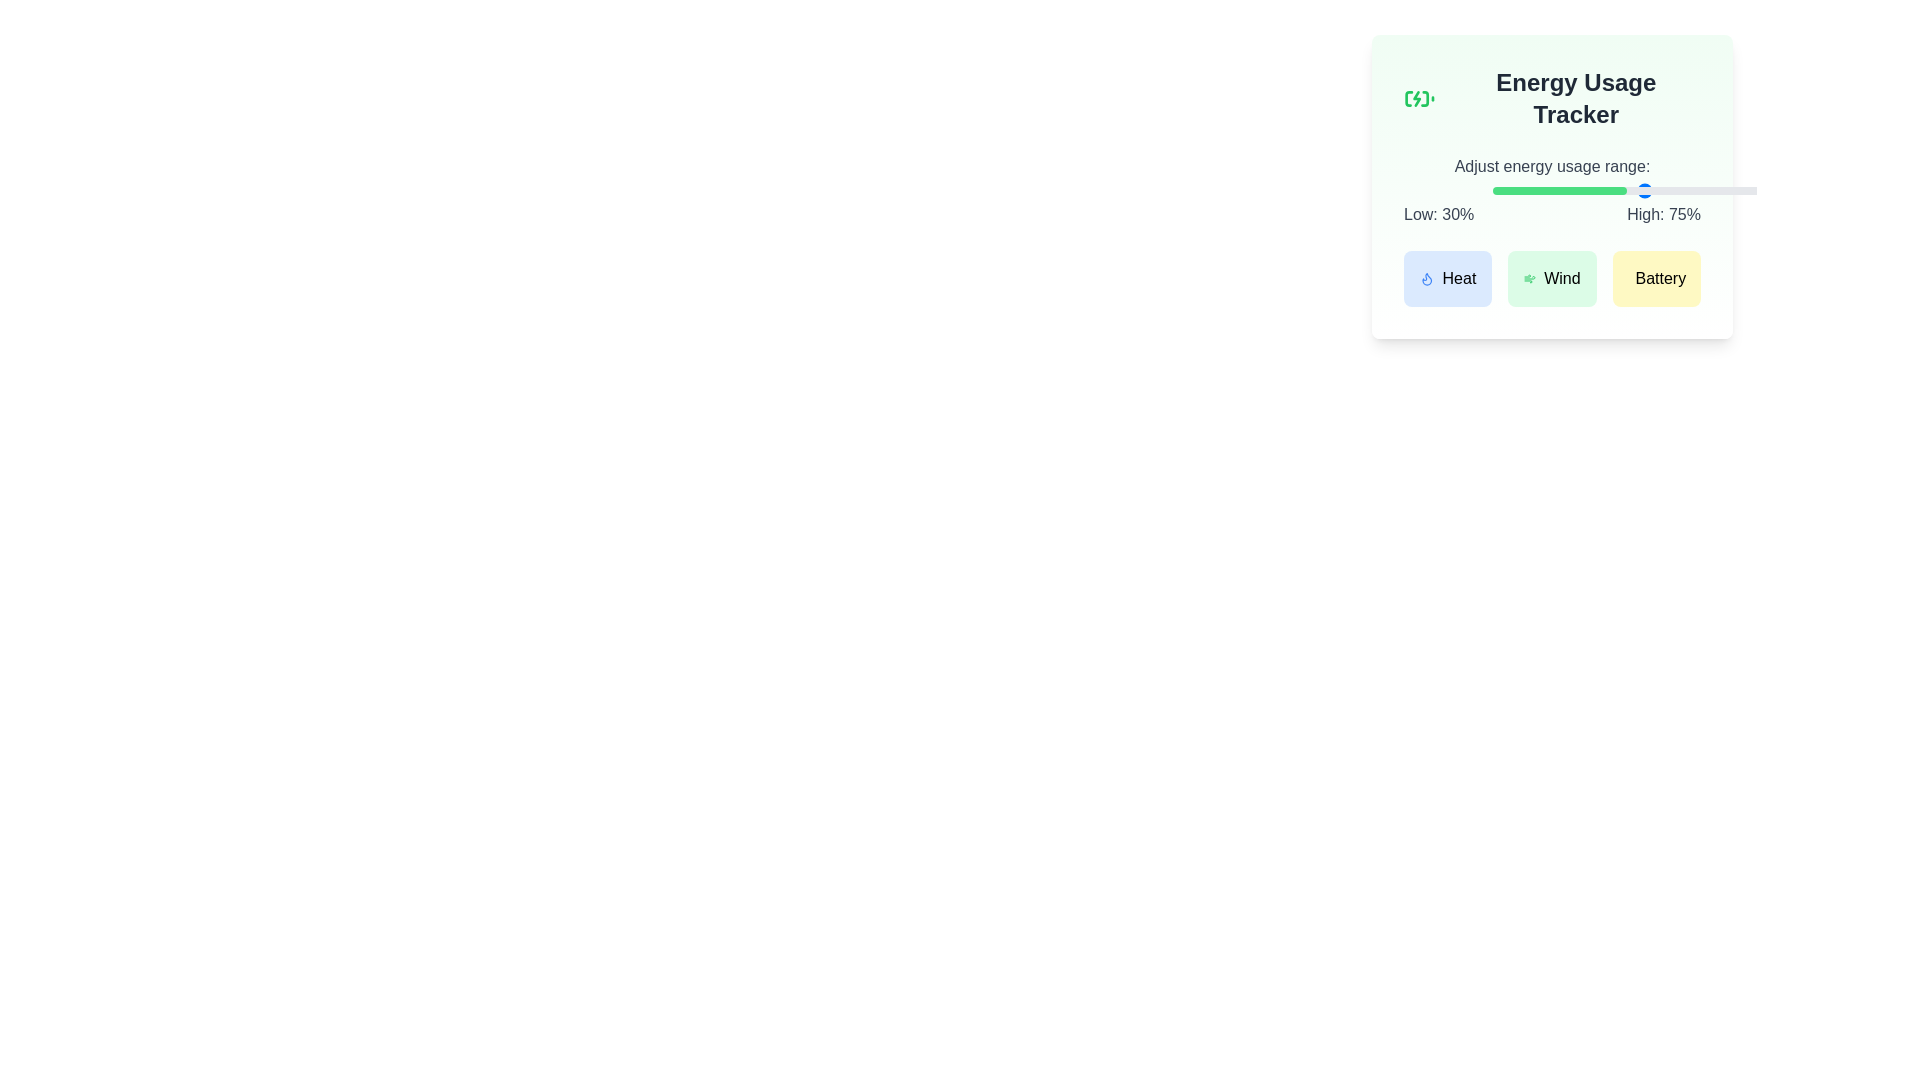 Image resolution: width=1920 pixels, height=1080 pixels. I want to click on the energy usage range, so click(1688, 191).